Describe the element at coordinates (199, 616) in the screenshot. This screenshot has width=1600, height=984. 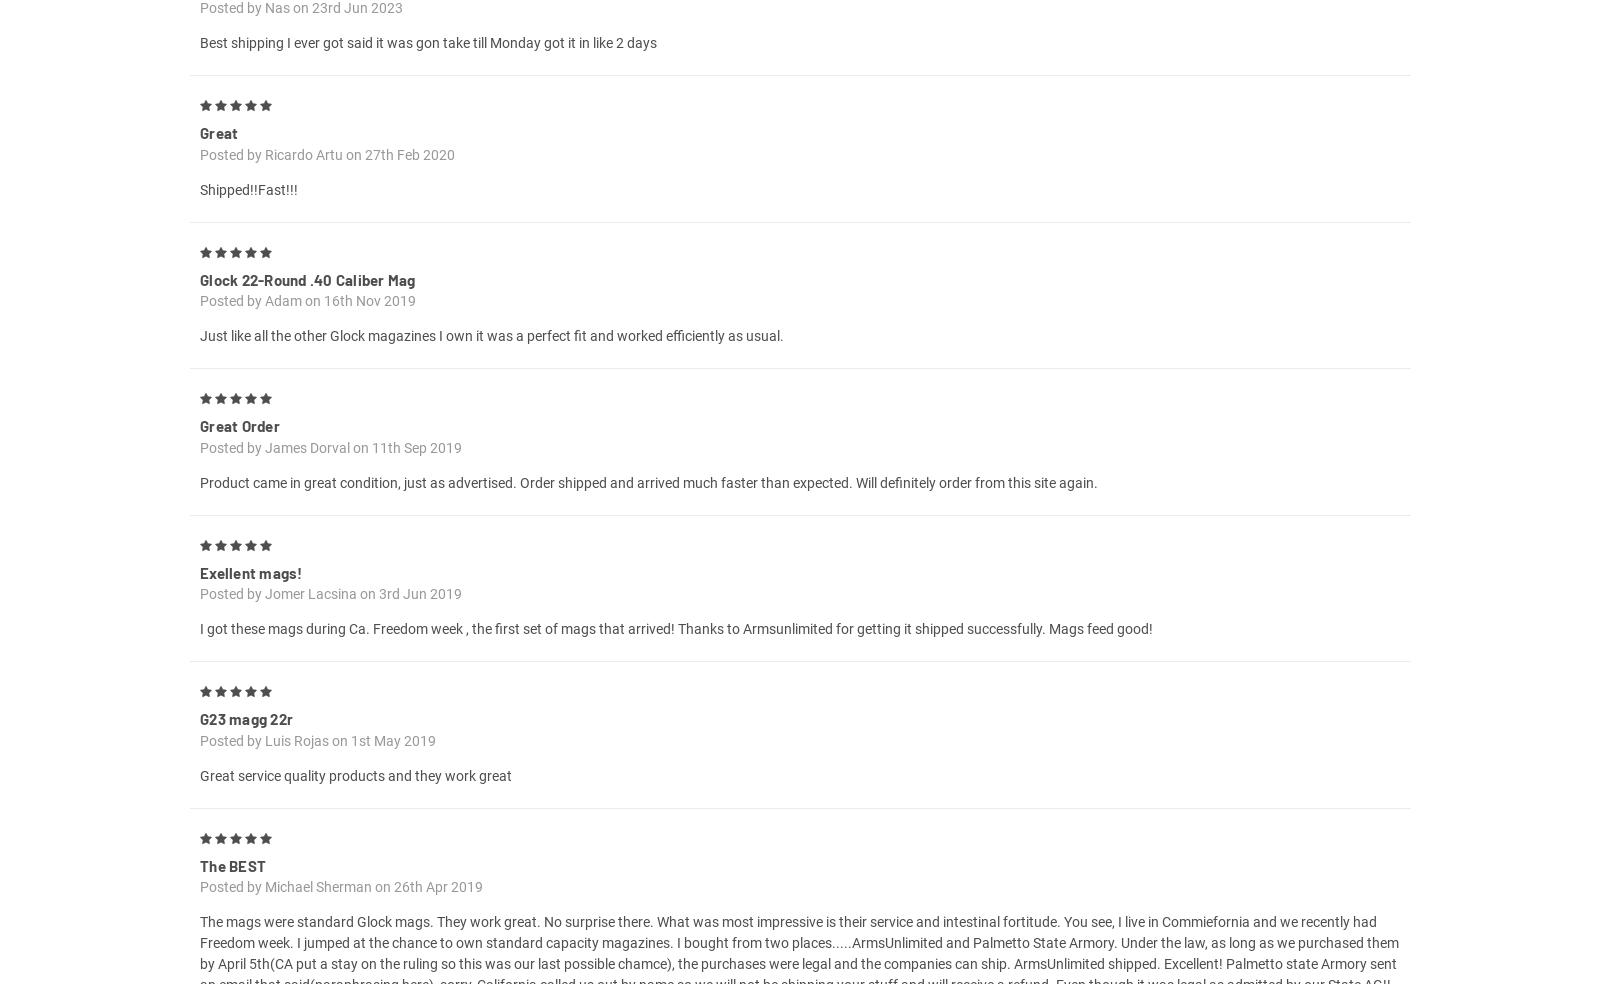
I see `'Posted by Jomer Lacsina on 3rd Jun 2019'` at that location.